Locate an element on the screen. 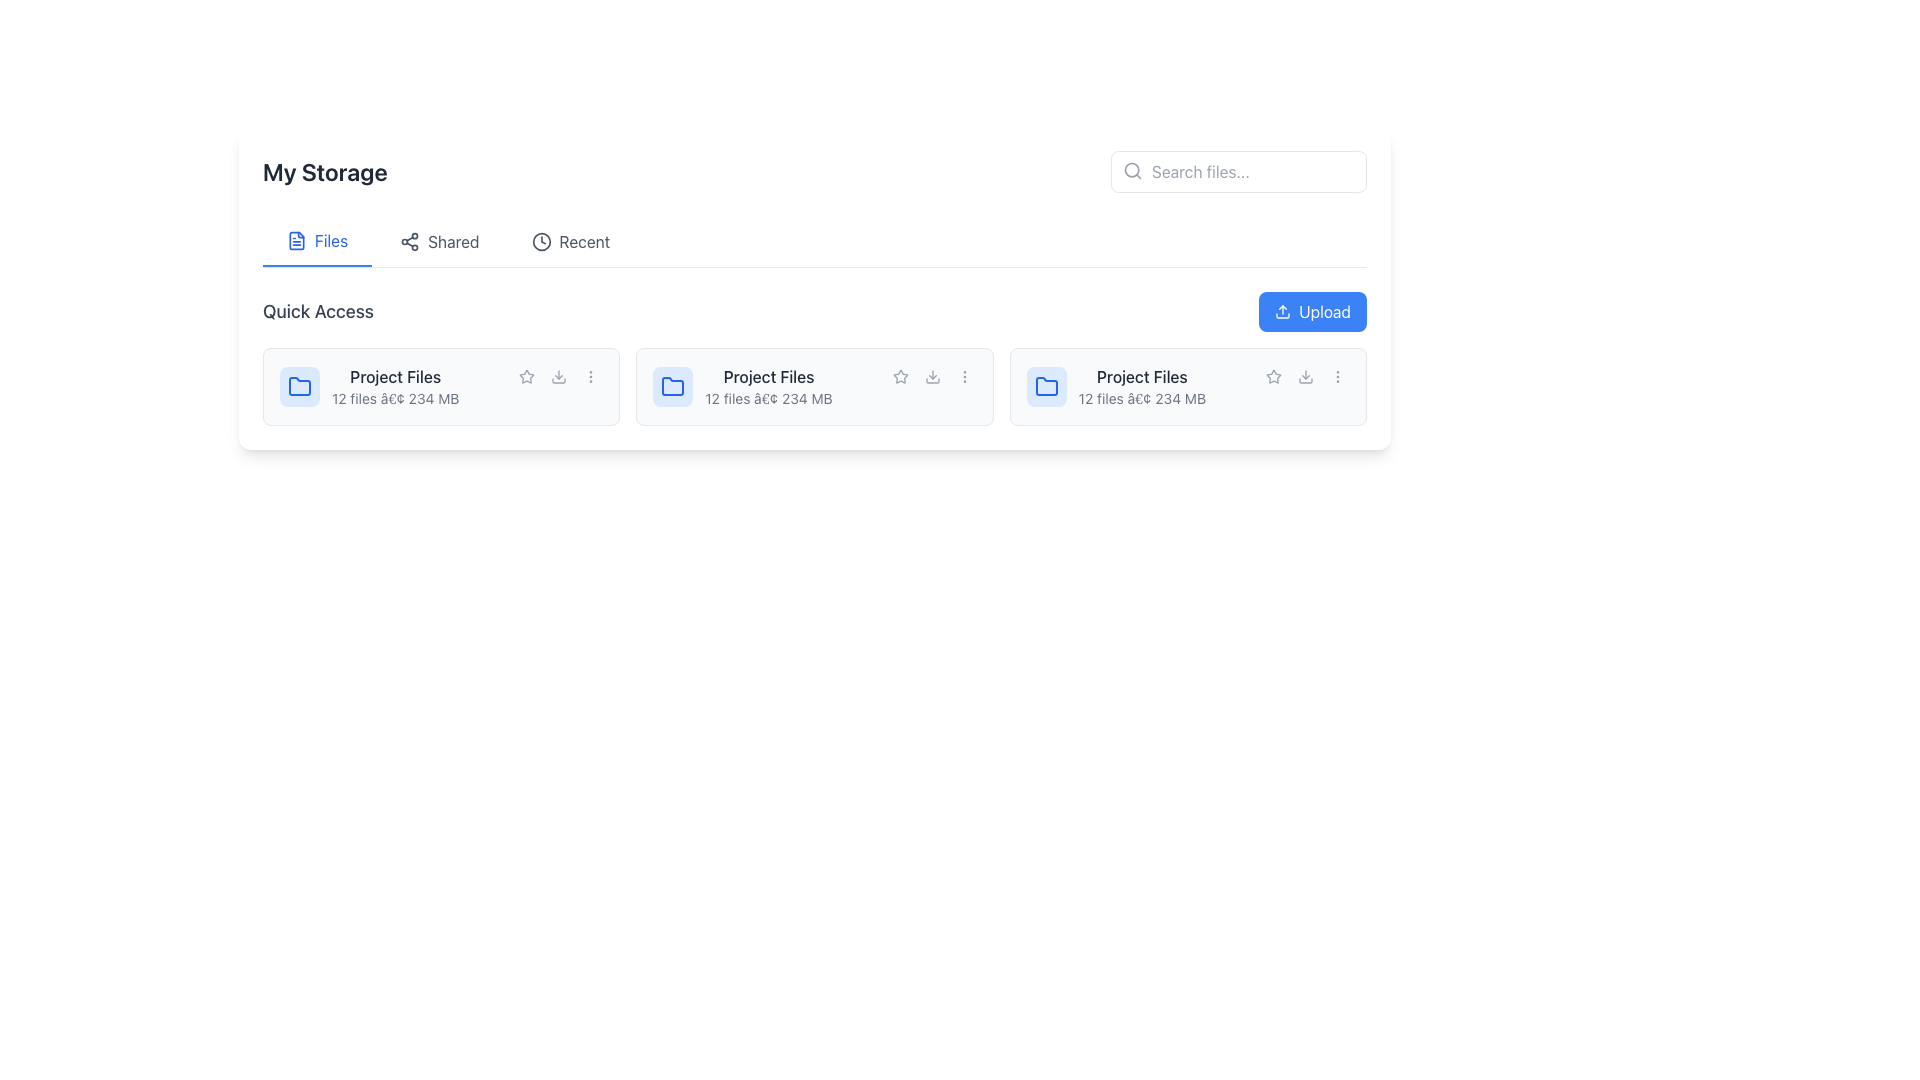 The height and width of the screenshot is (1080, 1920). the folder icon located in the first 'Quick Access' card on the leftmost side of the row is located at coordinates (298, 386).